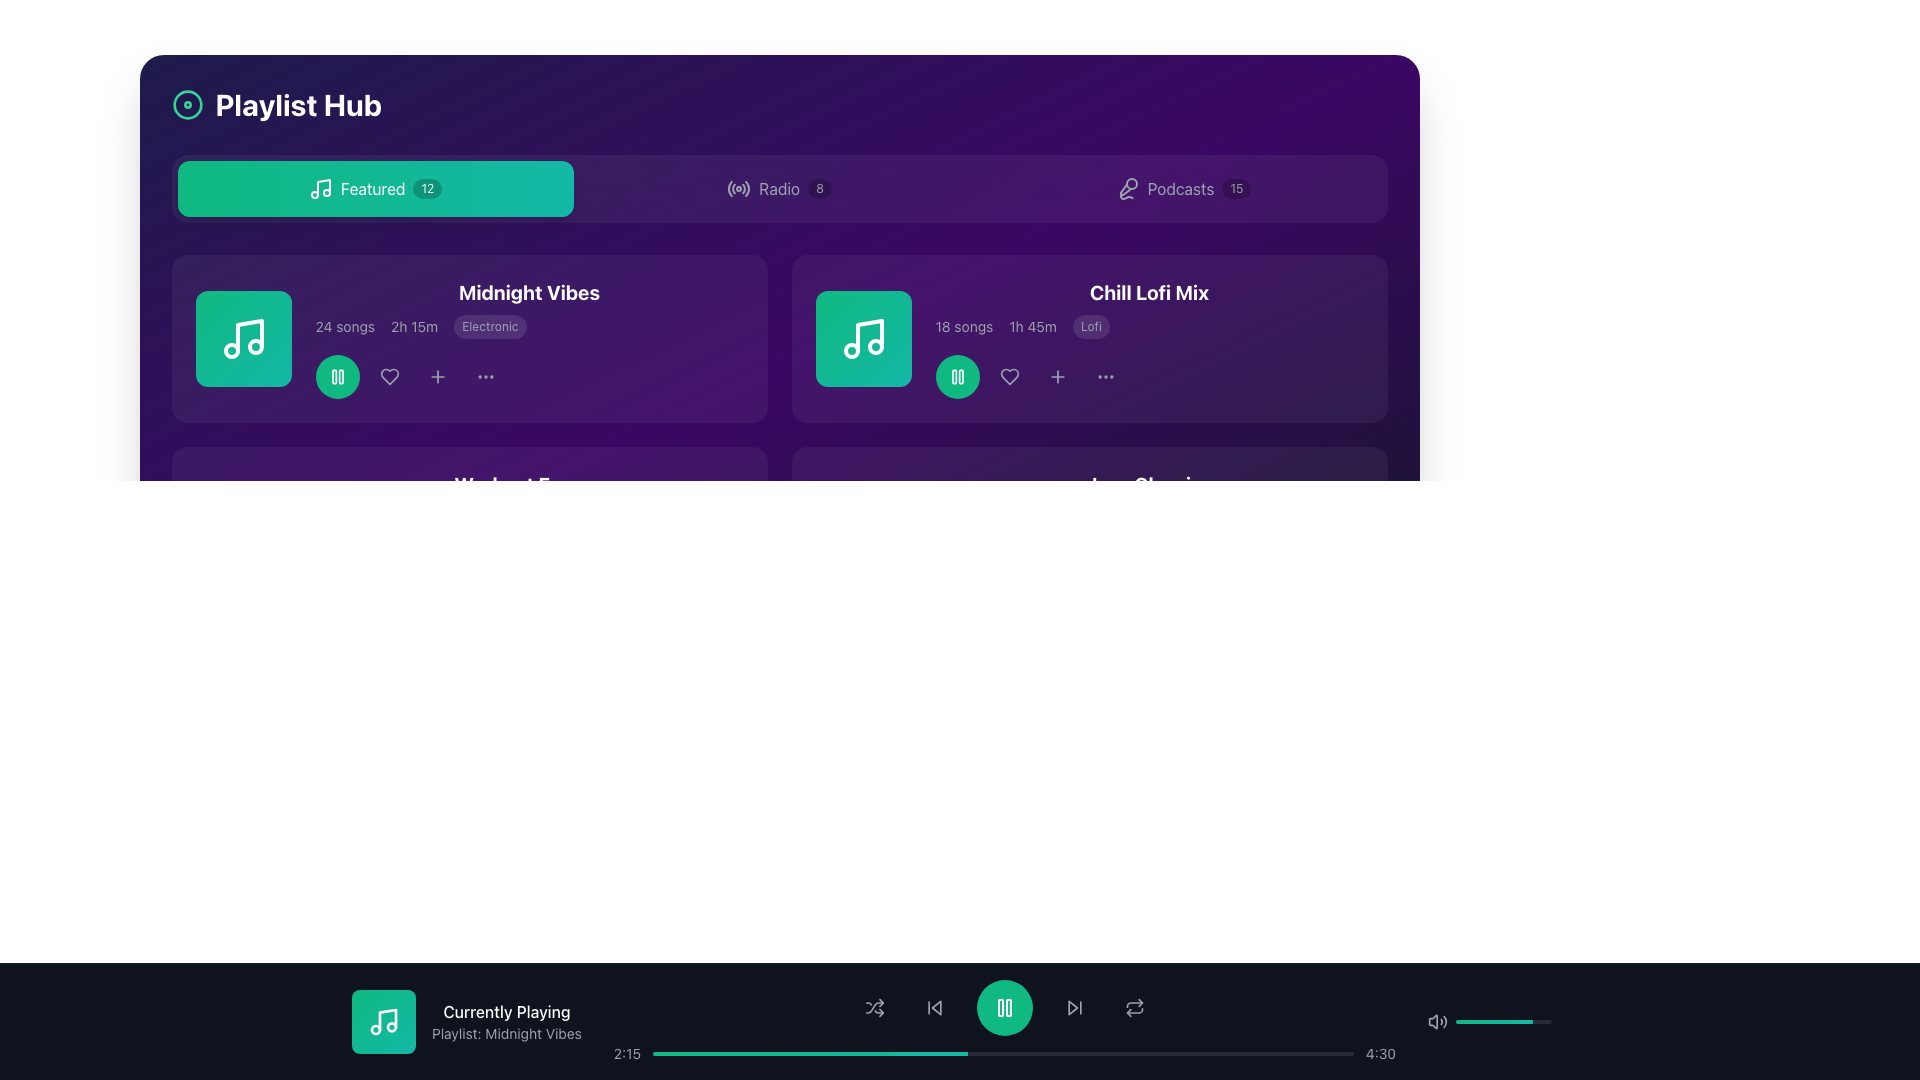  What do you see at coordinates (334, 377) in the screenshot?
I see `the left part of the pause control icon, which is part of the media playback control system` at bounding box center [334, 377].